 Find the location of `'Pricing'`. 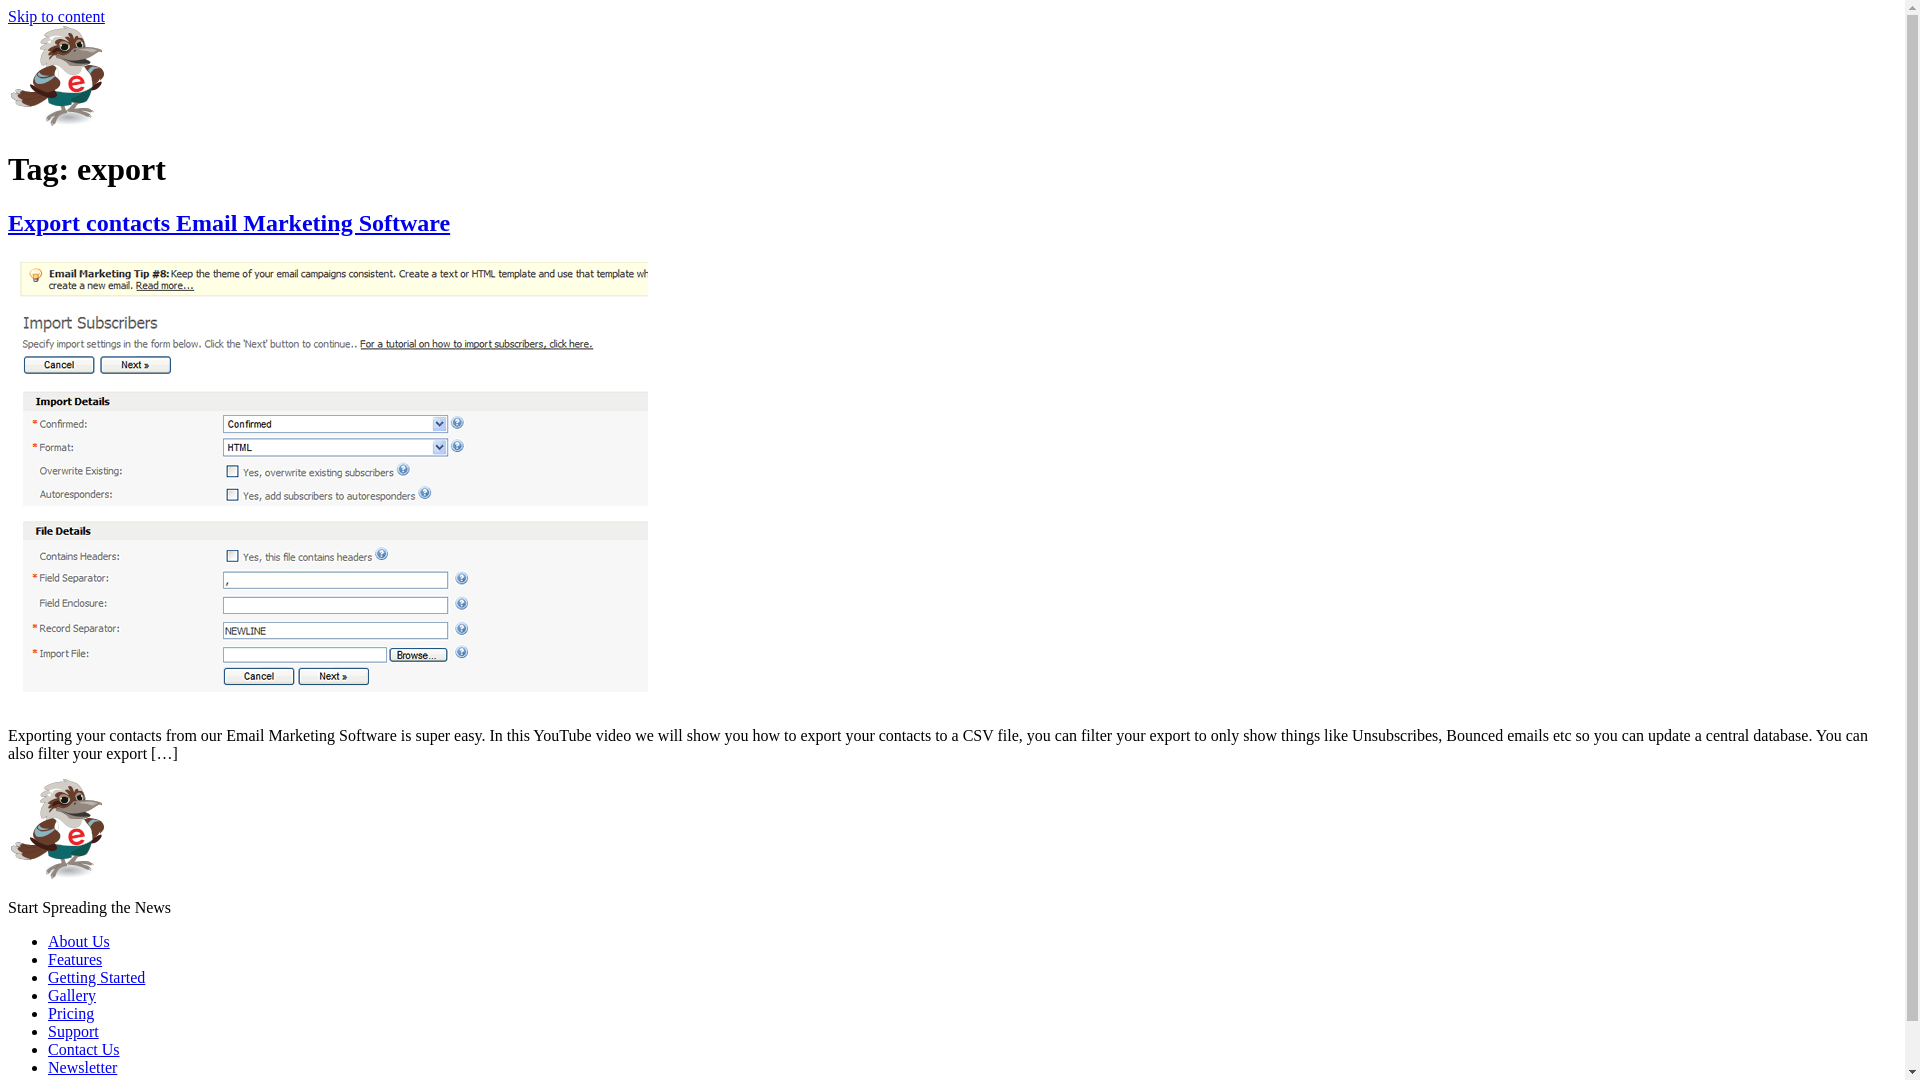

'Pricing' is located at coordinates (71, 1013).